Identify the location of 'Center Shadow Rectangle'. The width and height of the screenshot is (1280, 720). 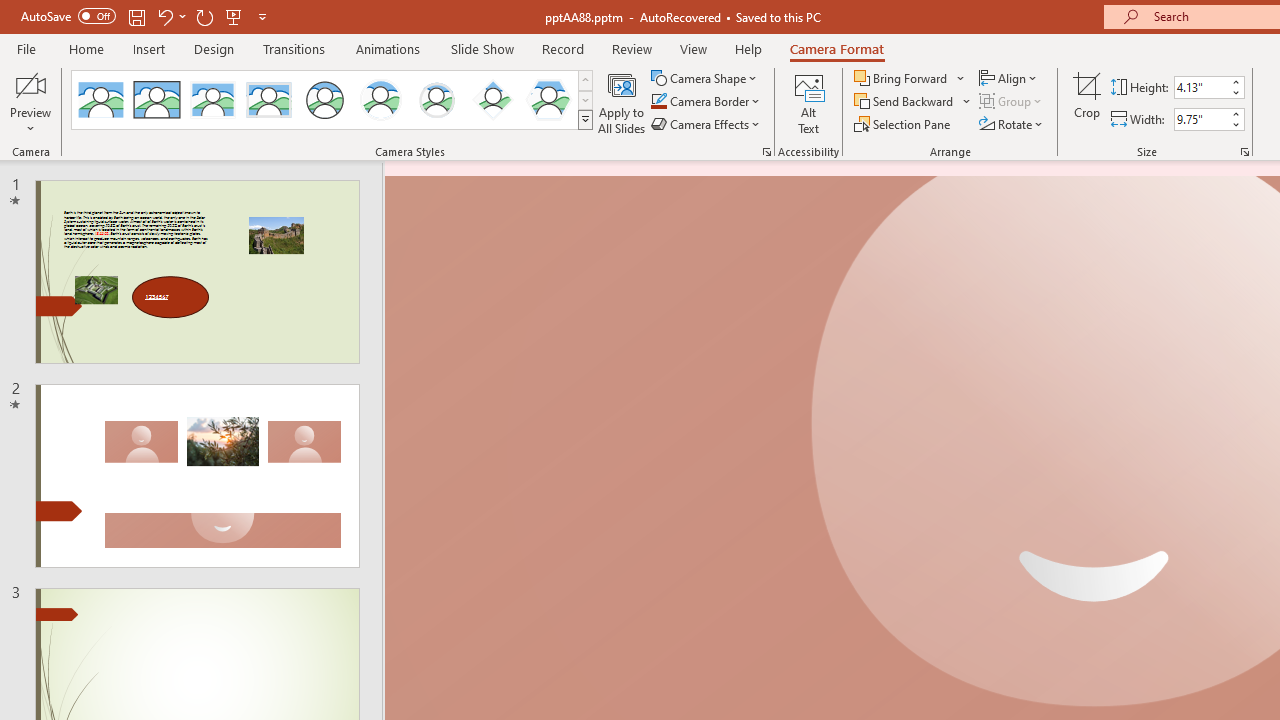
(213, 100).